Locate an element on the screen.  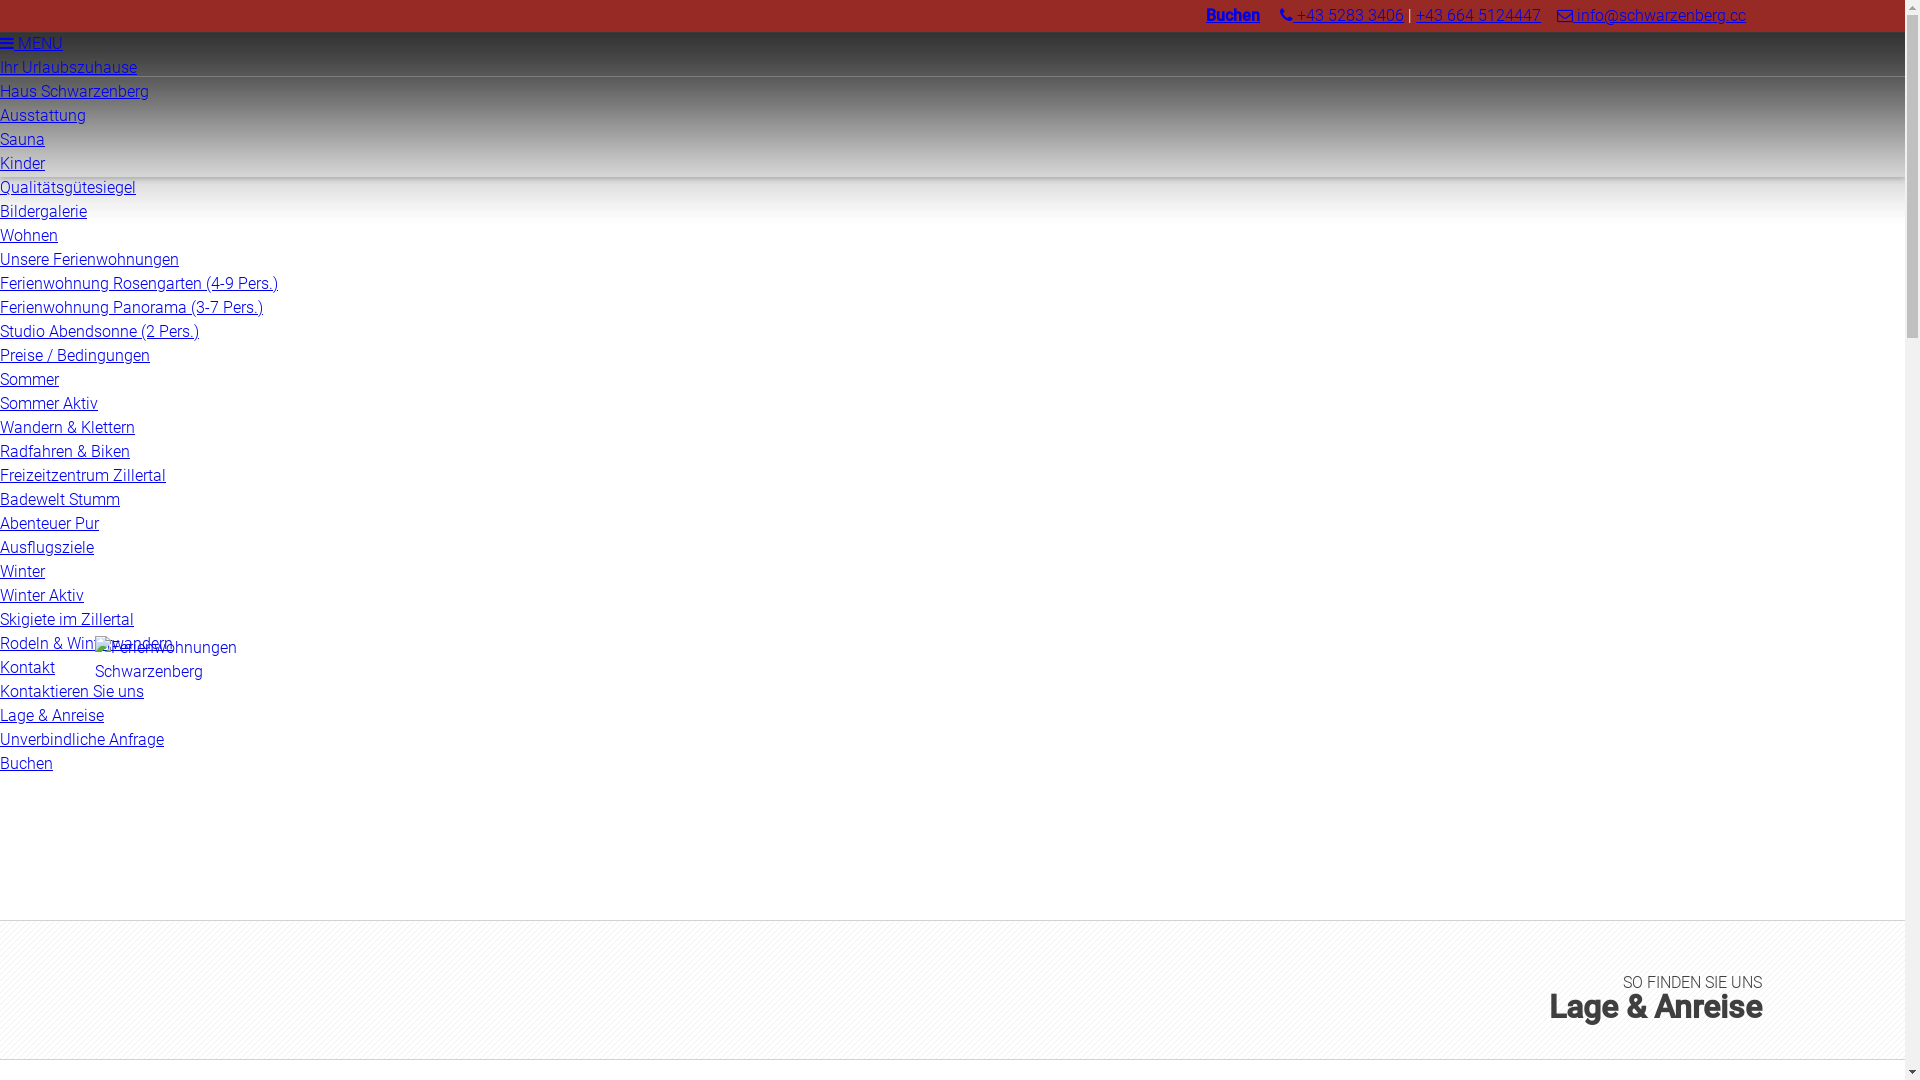
'Wohnen' is located at coordinates (28, 234).